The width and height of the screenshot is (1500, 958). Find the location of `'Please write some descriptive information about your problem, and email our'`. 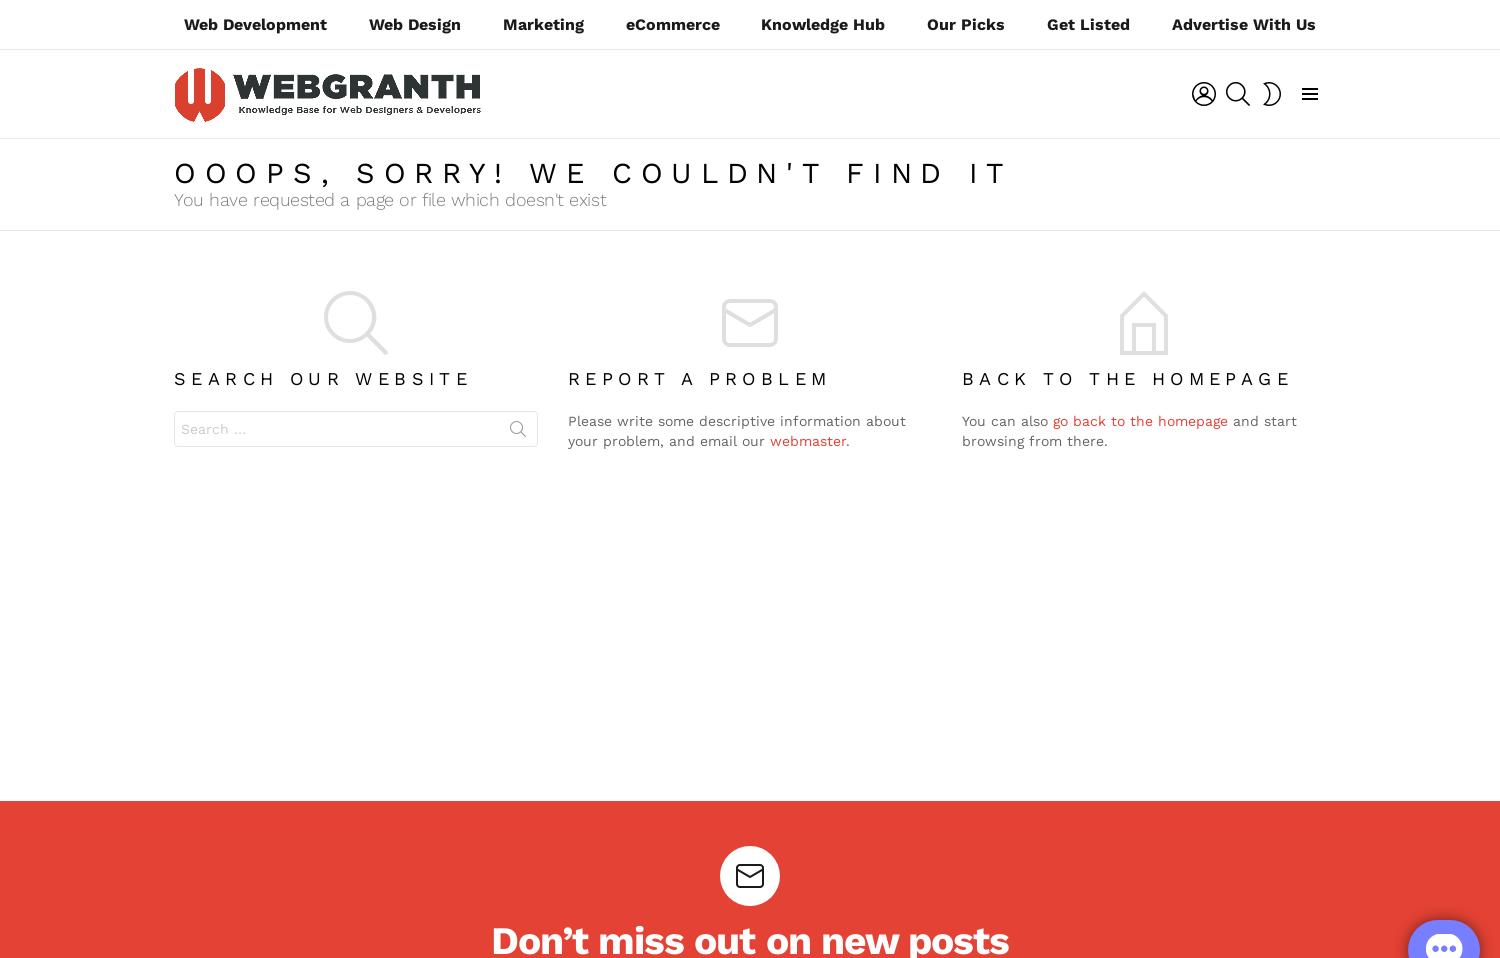

'Please write some descriptive information about your problem, and email our' is located at coordinates (735, 430).